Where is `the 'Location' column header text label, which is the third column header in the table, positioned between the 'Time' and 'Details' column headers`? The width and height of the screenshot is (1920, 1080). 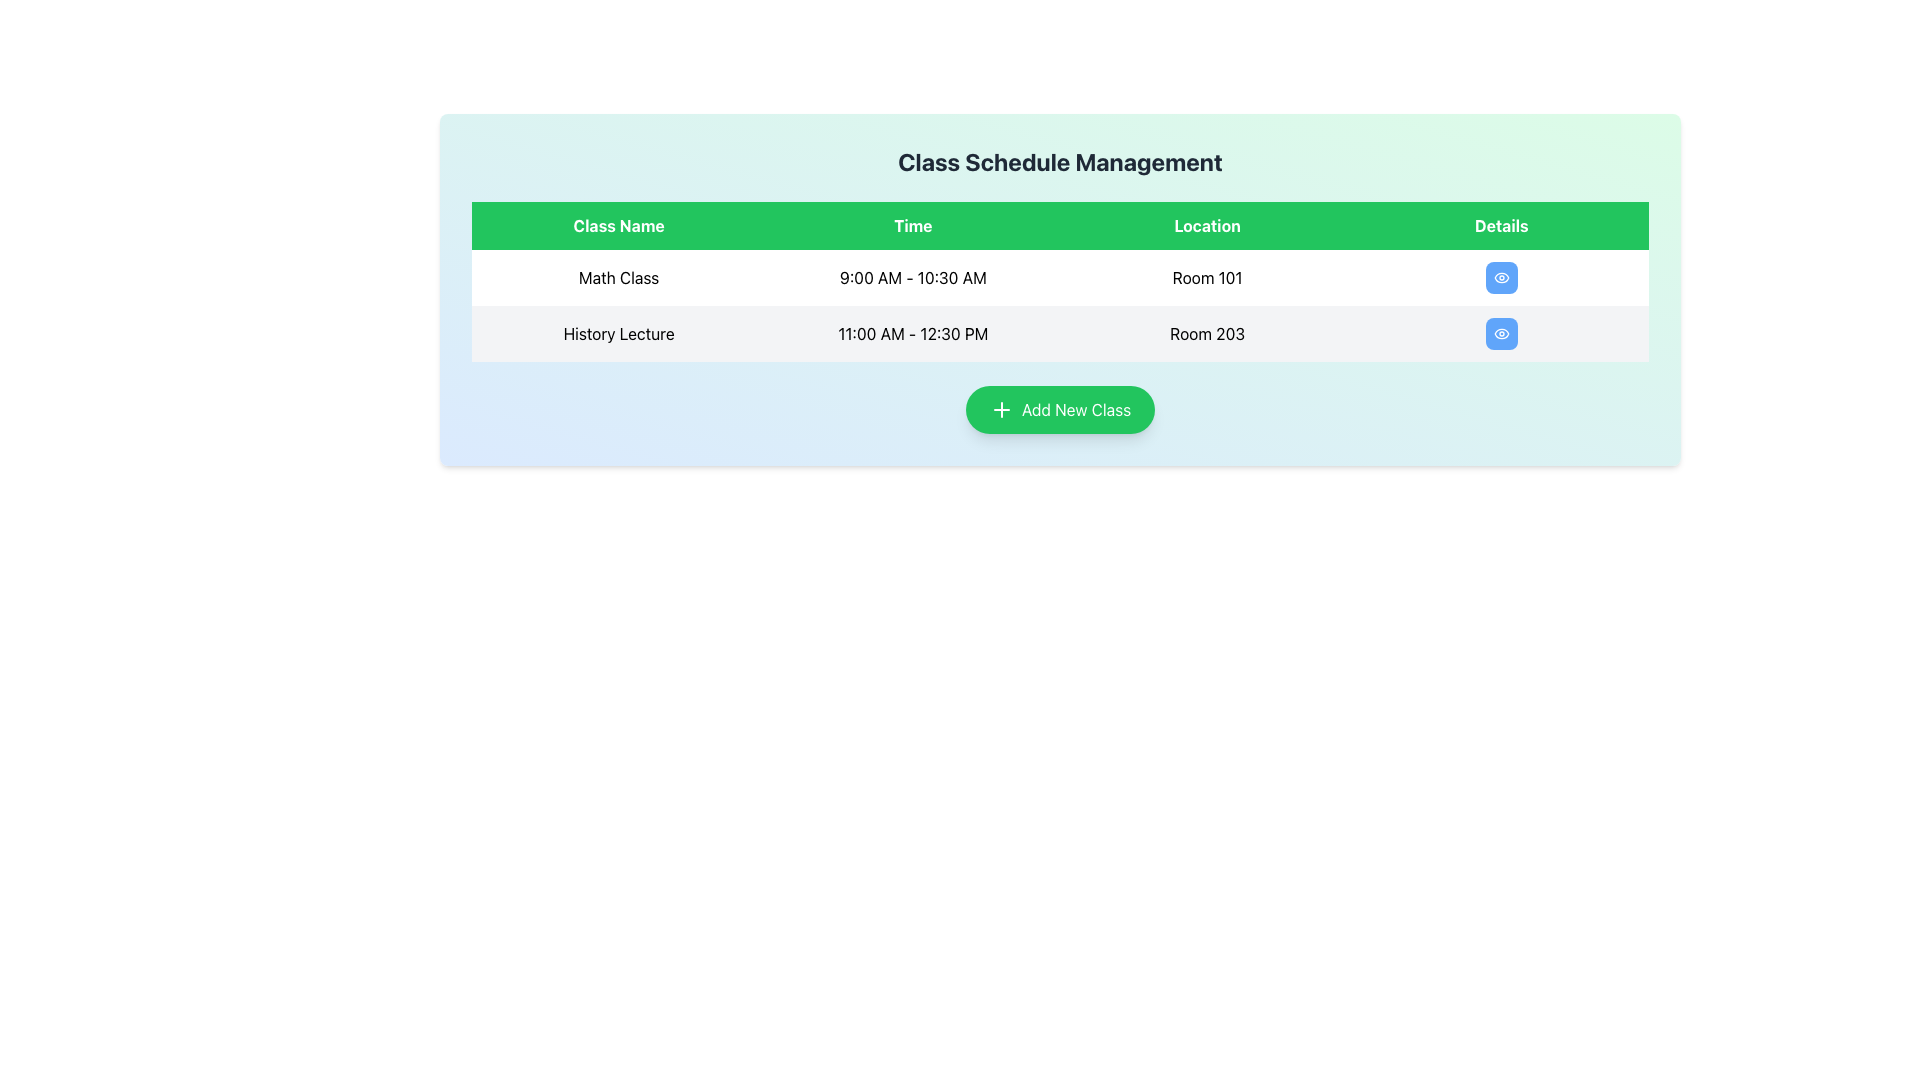 the 'Location' column header text label, which is the third column header in the table, positioned between the 'Time' and 'Details' column headers is located at coordinates (1206, 225).